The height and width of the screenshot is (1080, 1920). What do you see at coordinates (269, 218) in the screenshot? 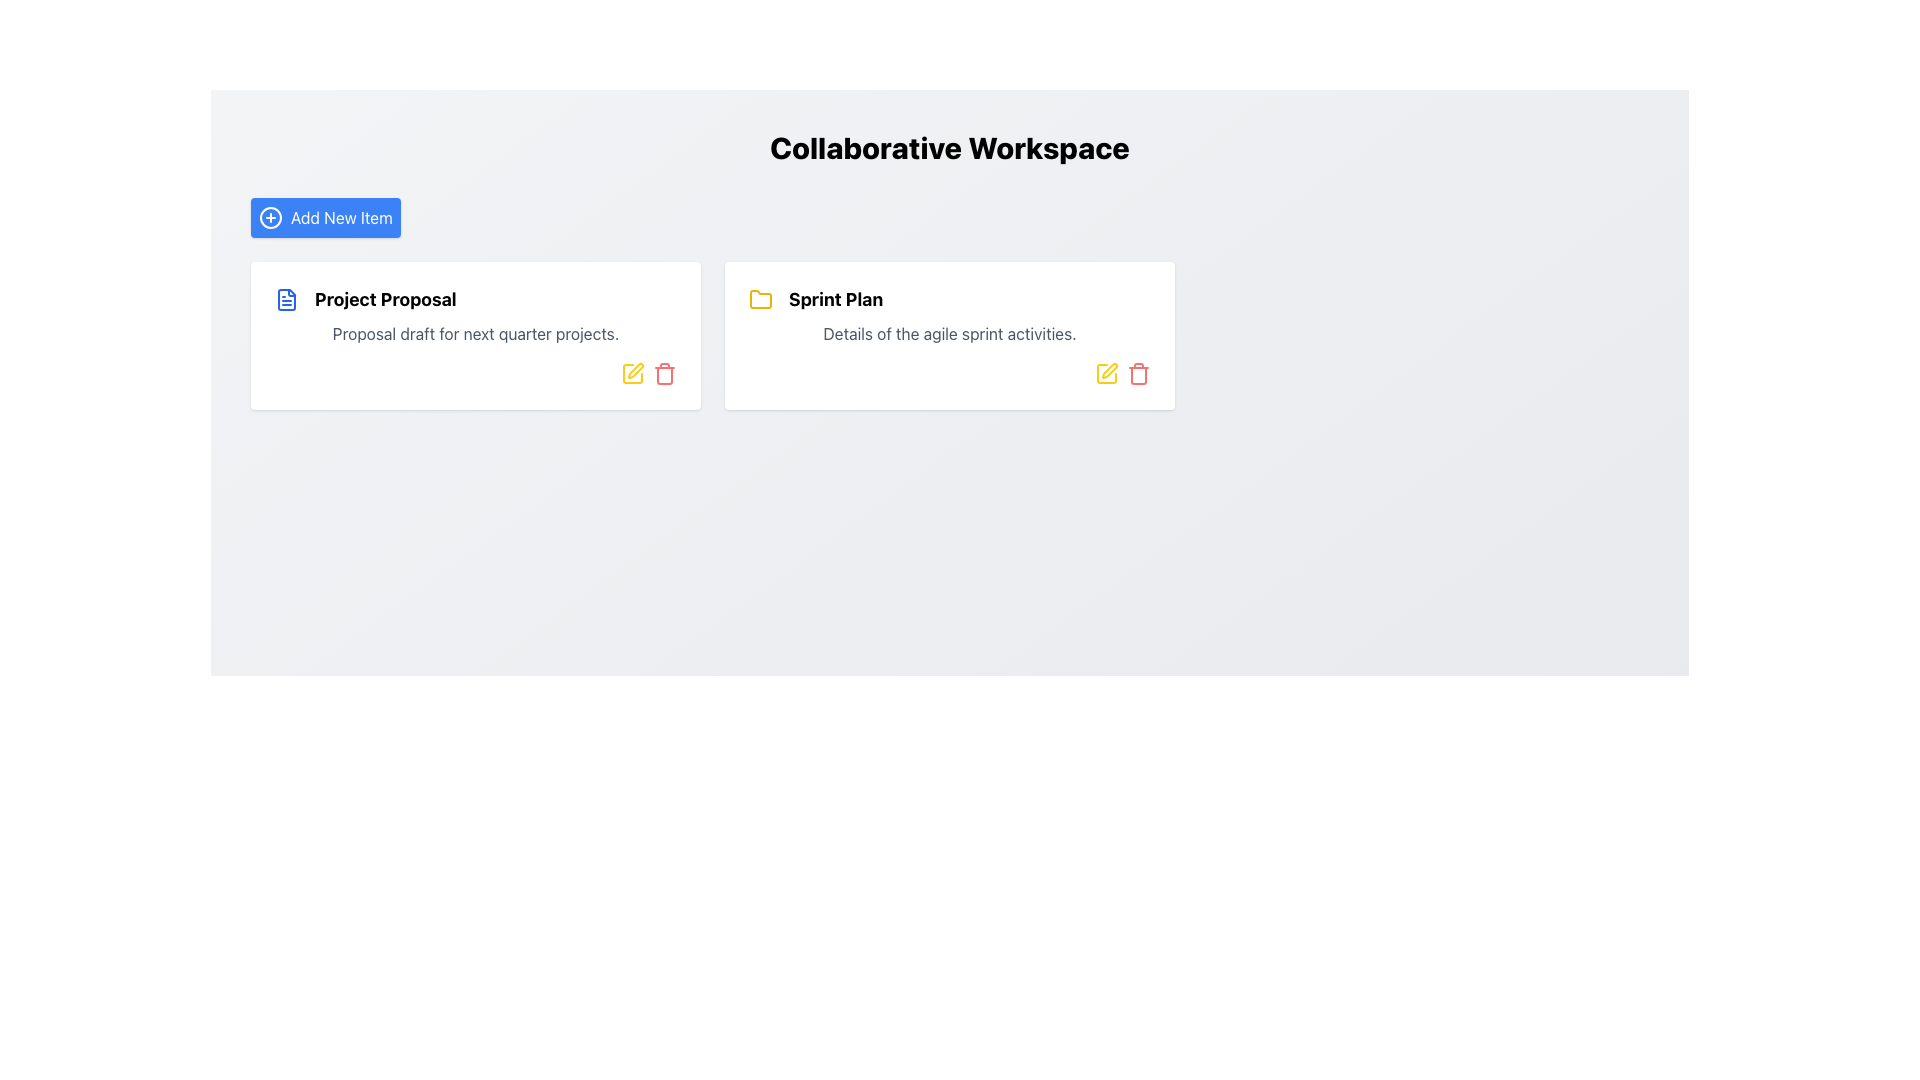
I see `the SVG circle element that represents the innermost component of the 'Add New Item' button's icon, located at the top left of the blue button` at bounding box center [269, 218].